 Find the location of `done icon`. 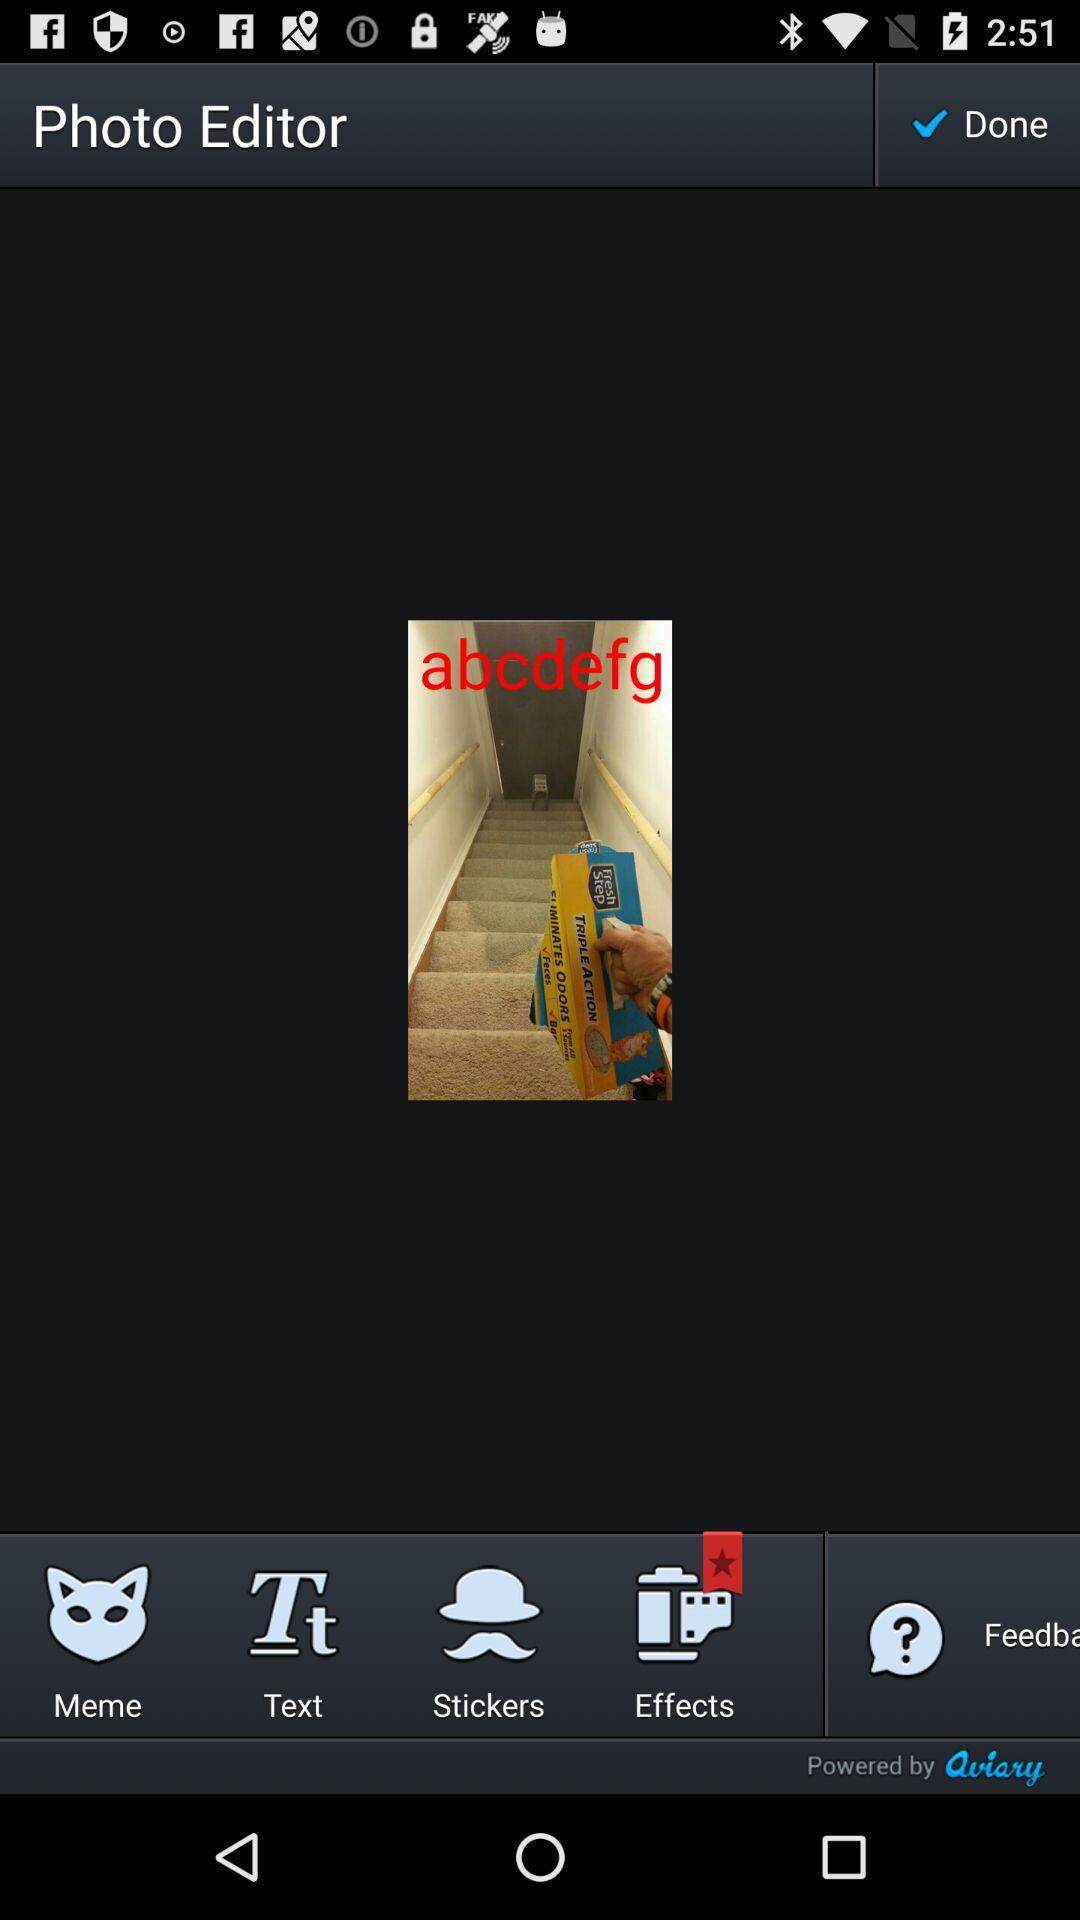

done icon is located at coordinates (978, 123).